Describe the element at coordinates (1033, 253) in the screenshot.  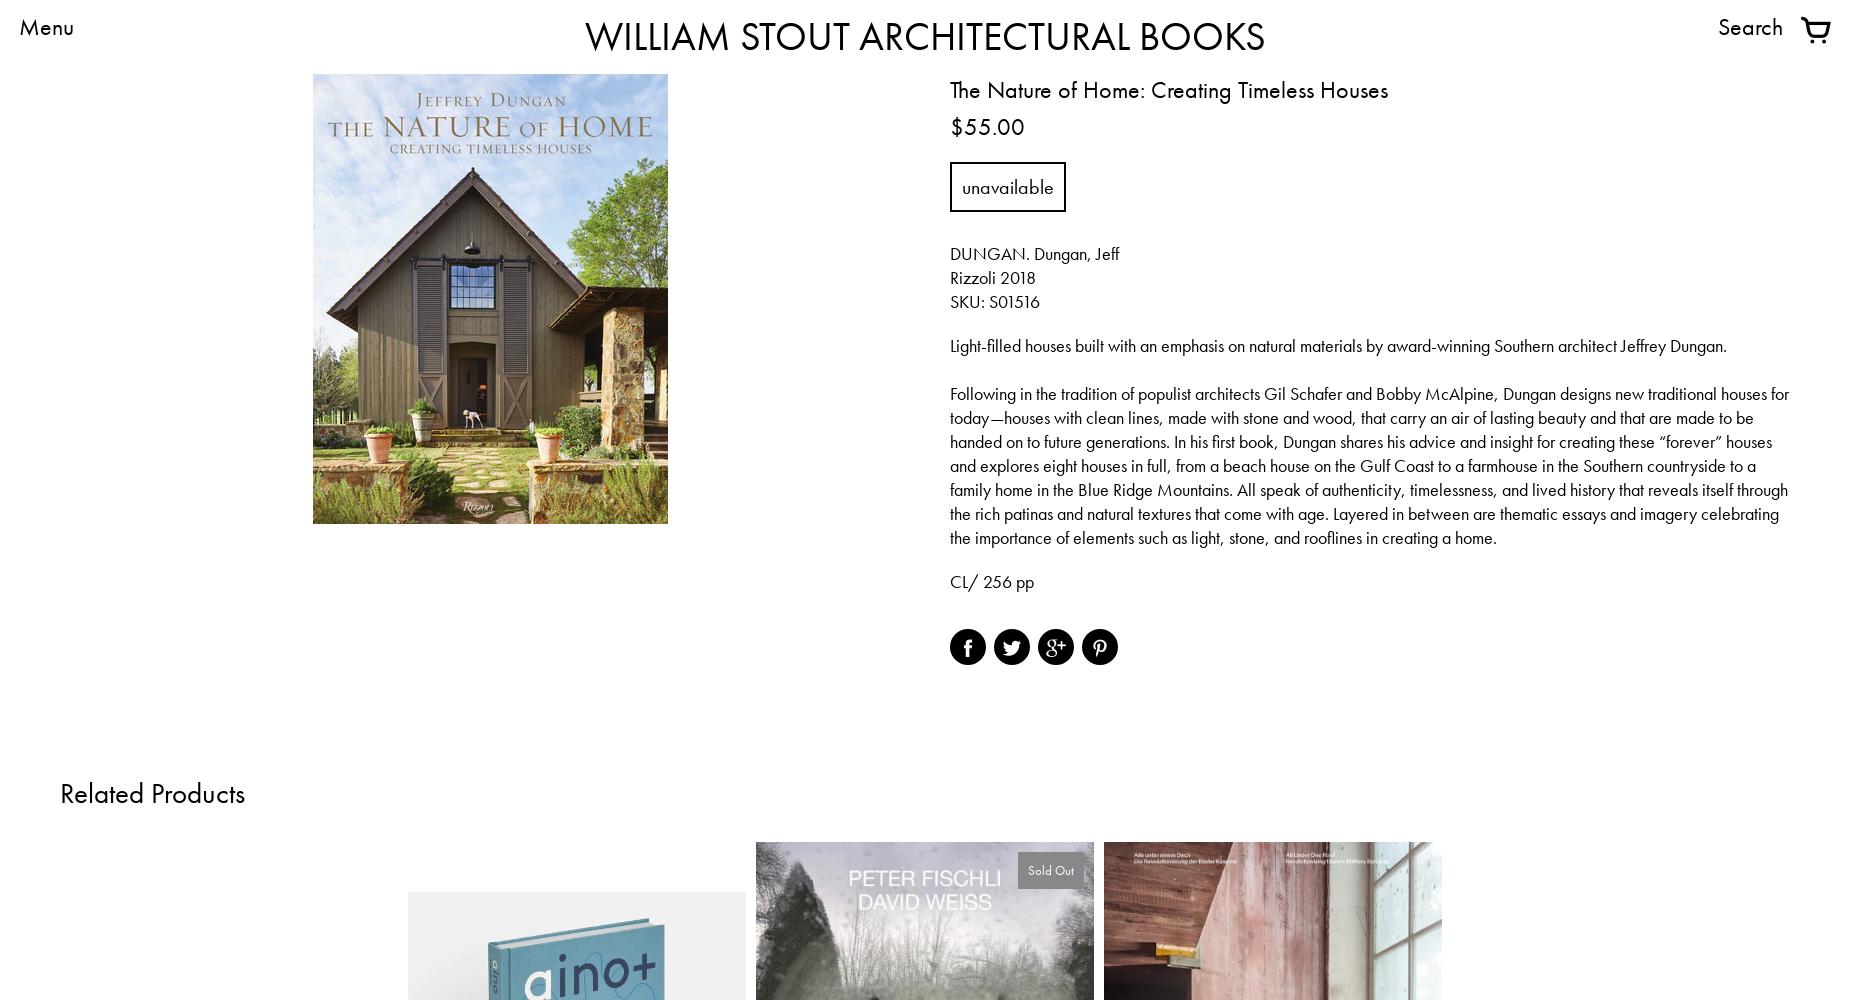
I see `'DUNGAN. Dungan, Jeff'` at that location.